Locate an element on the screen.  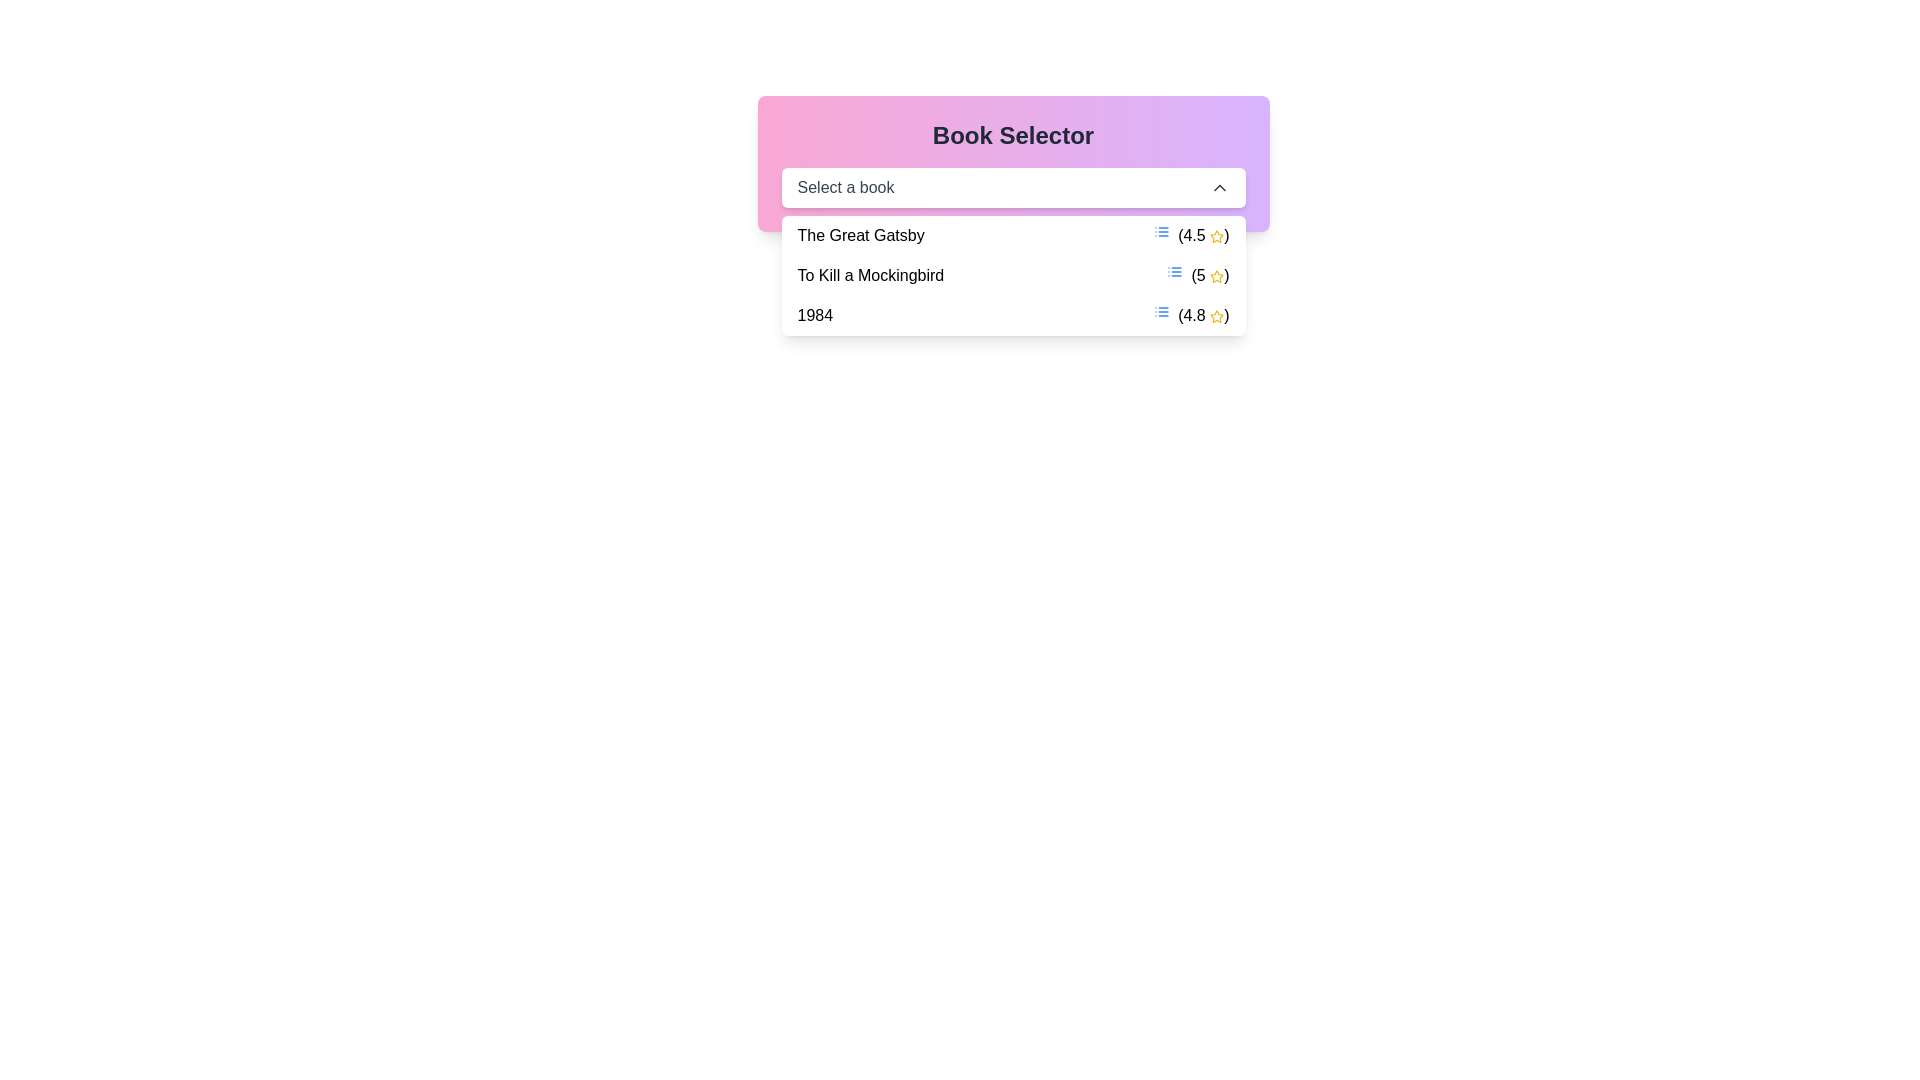
the star icon element that signifies a rating of 4.8, located in the list entry for '1984' is located at coordinates (1216, 315).